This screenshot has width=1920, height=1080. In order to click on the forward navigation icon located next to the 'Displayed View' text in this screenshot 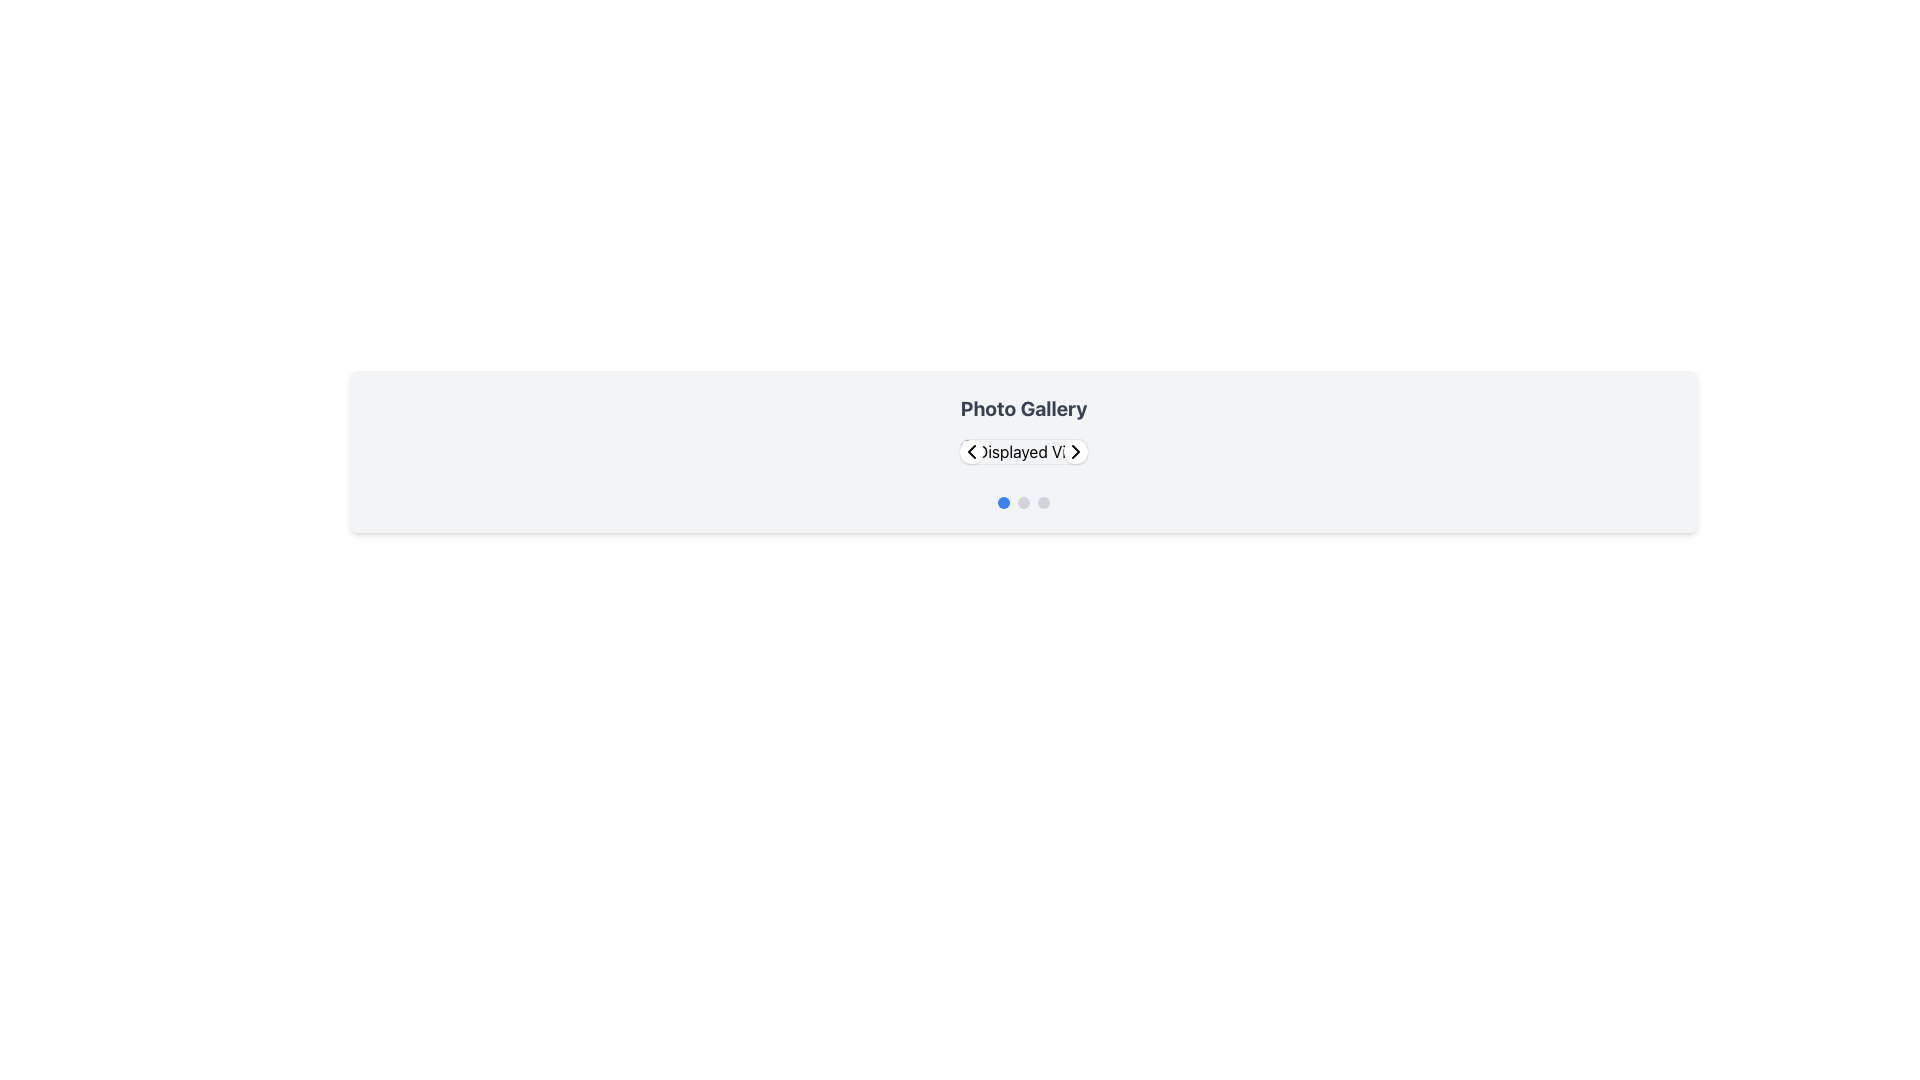, I will do `click(1074, 451)`.